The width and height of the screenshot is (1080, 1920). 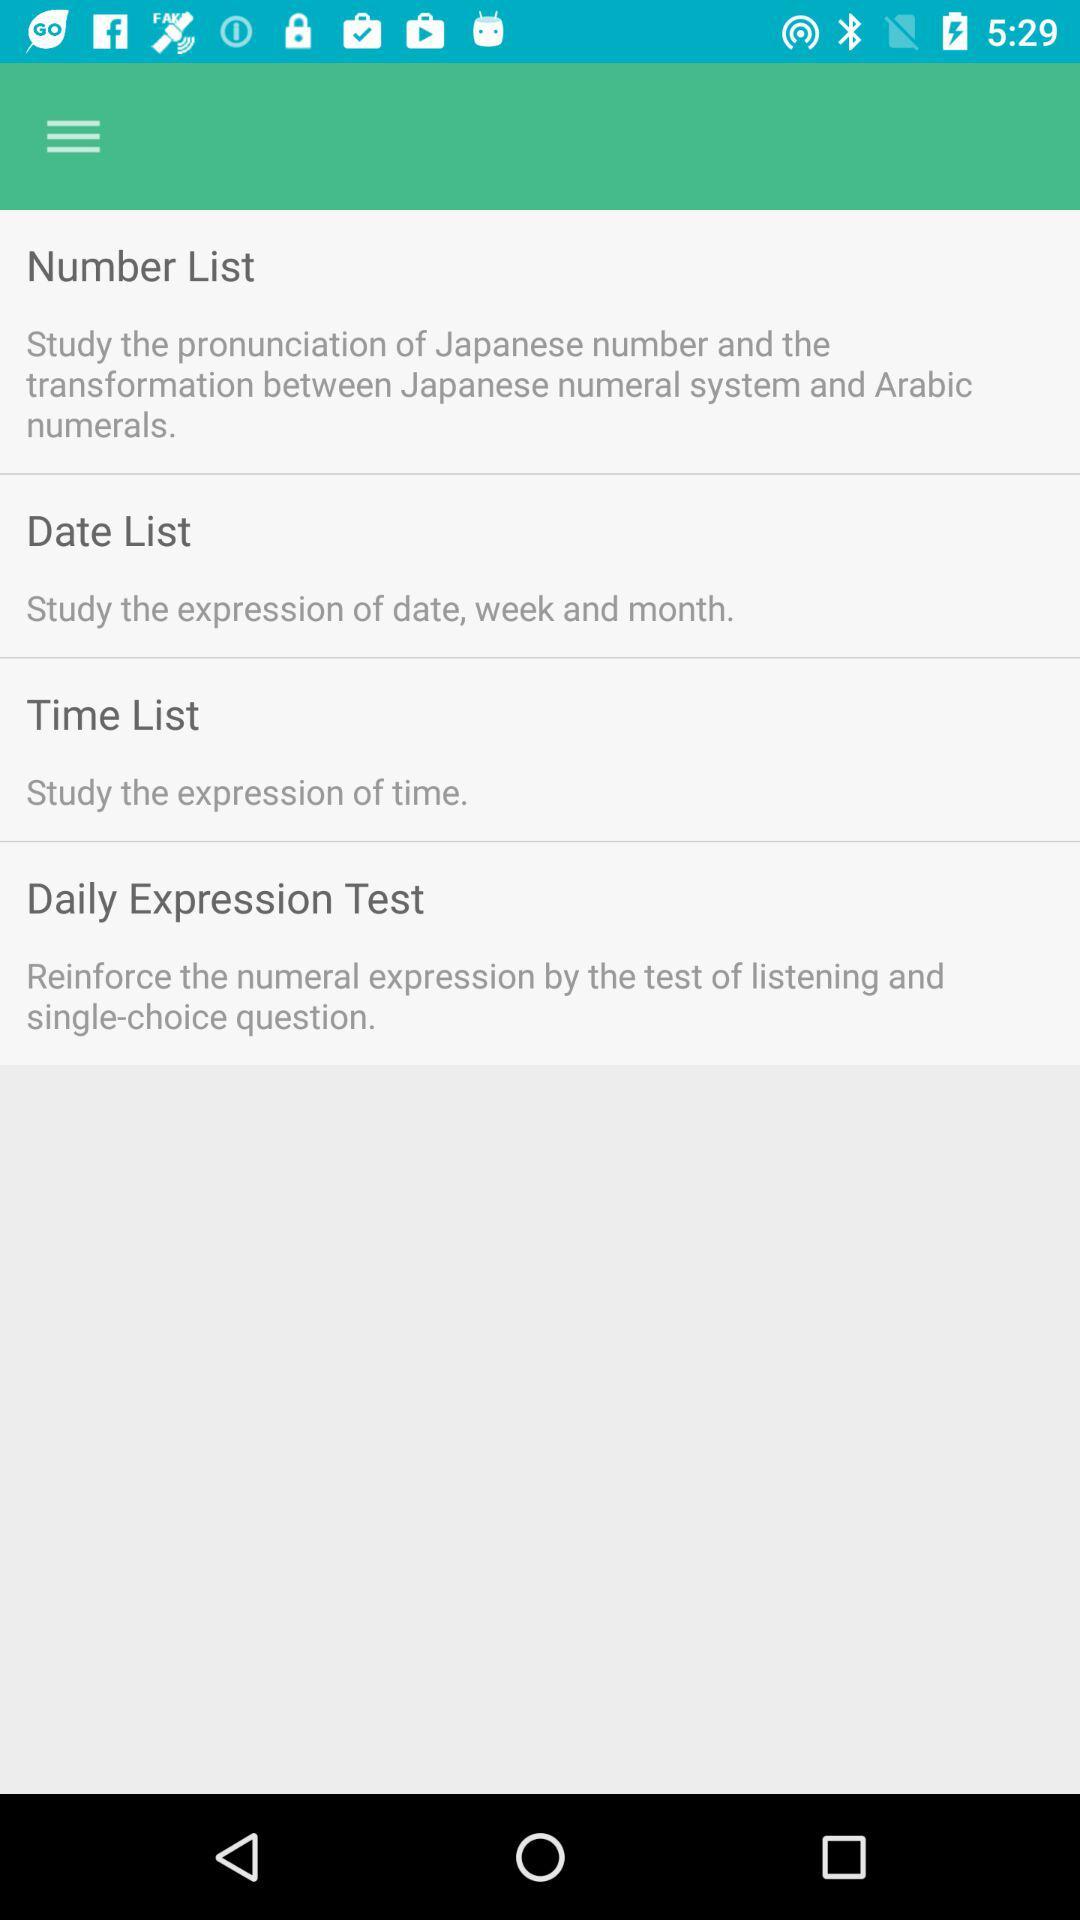 What do you see at coordinates (139, 263) in the screenshot?
I see `number list app` at bounding box center [139, 263].